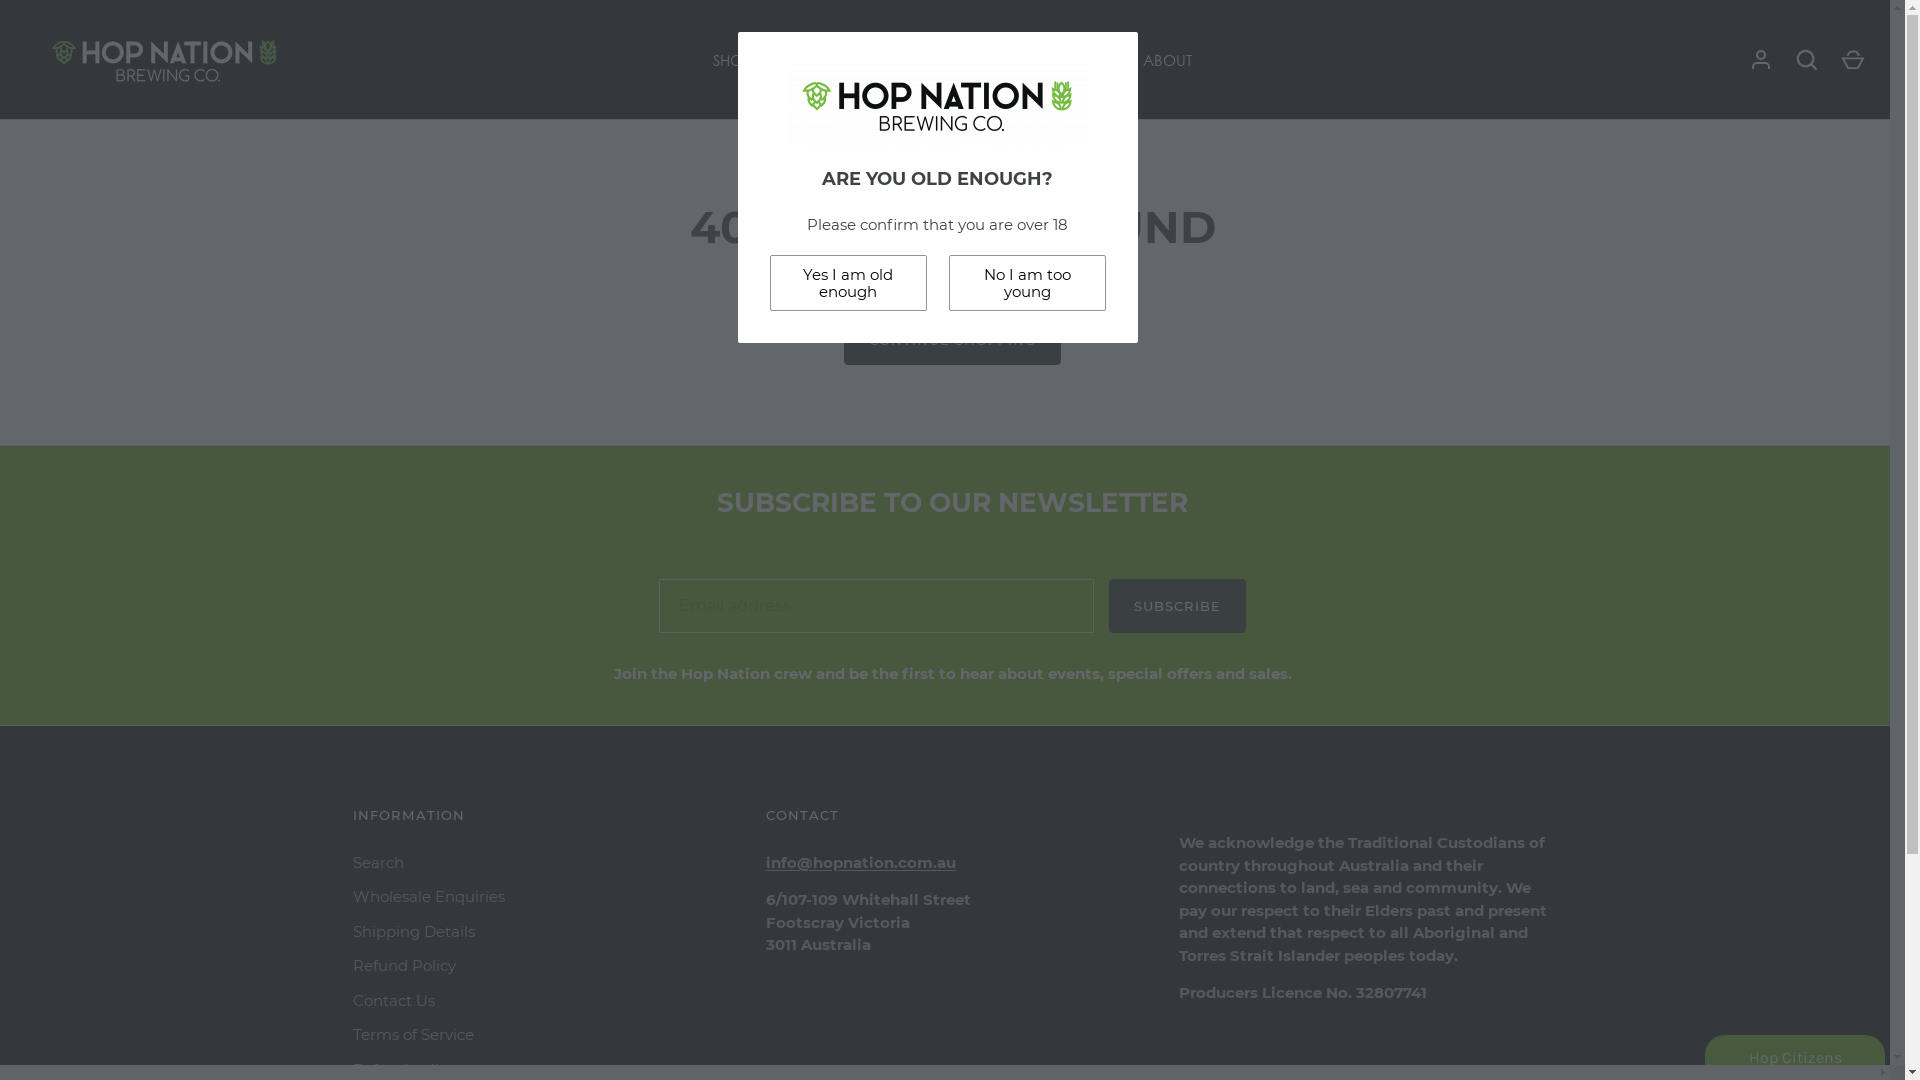 The image size is (1920, 1080). What do you see at coordinates (860, 59) in the screenshot?
I see `'SHOP THE REST'` at bounding box center [860, 59].